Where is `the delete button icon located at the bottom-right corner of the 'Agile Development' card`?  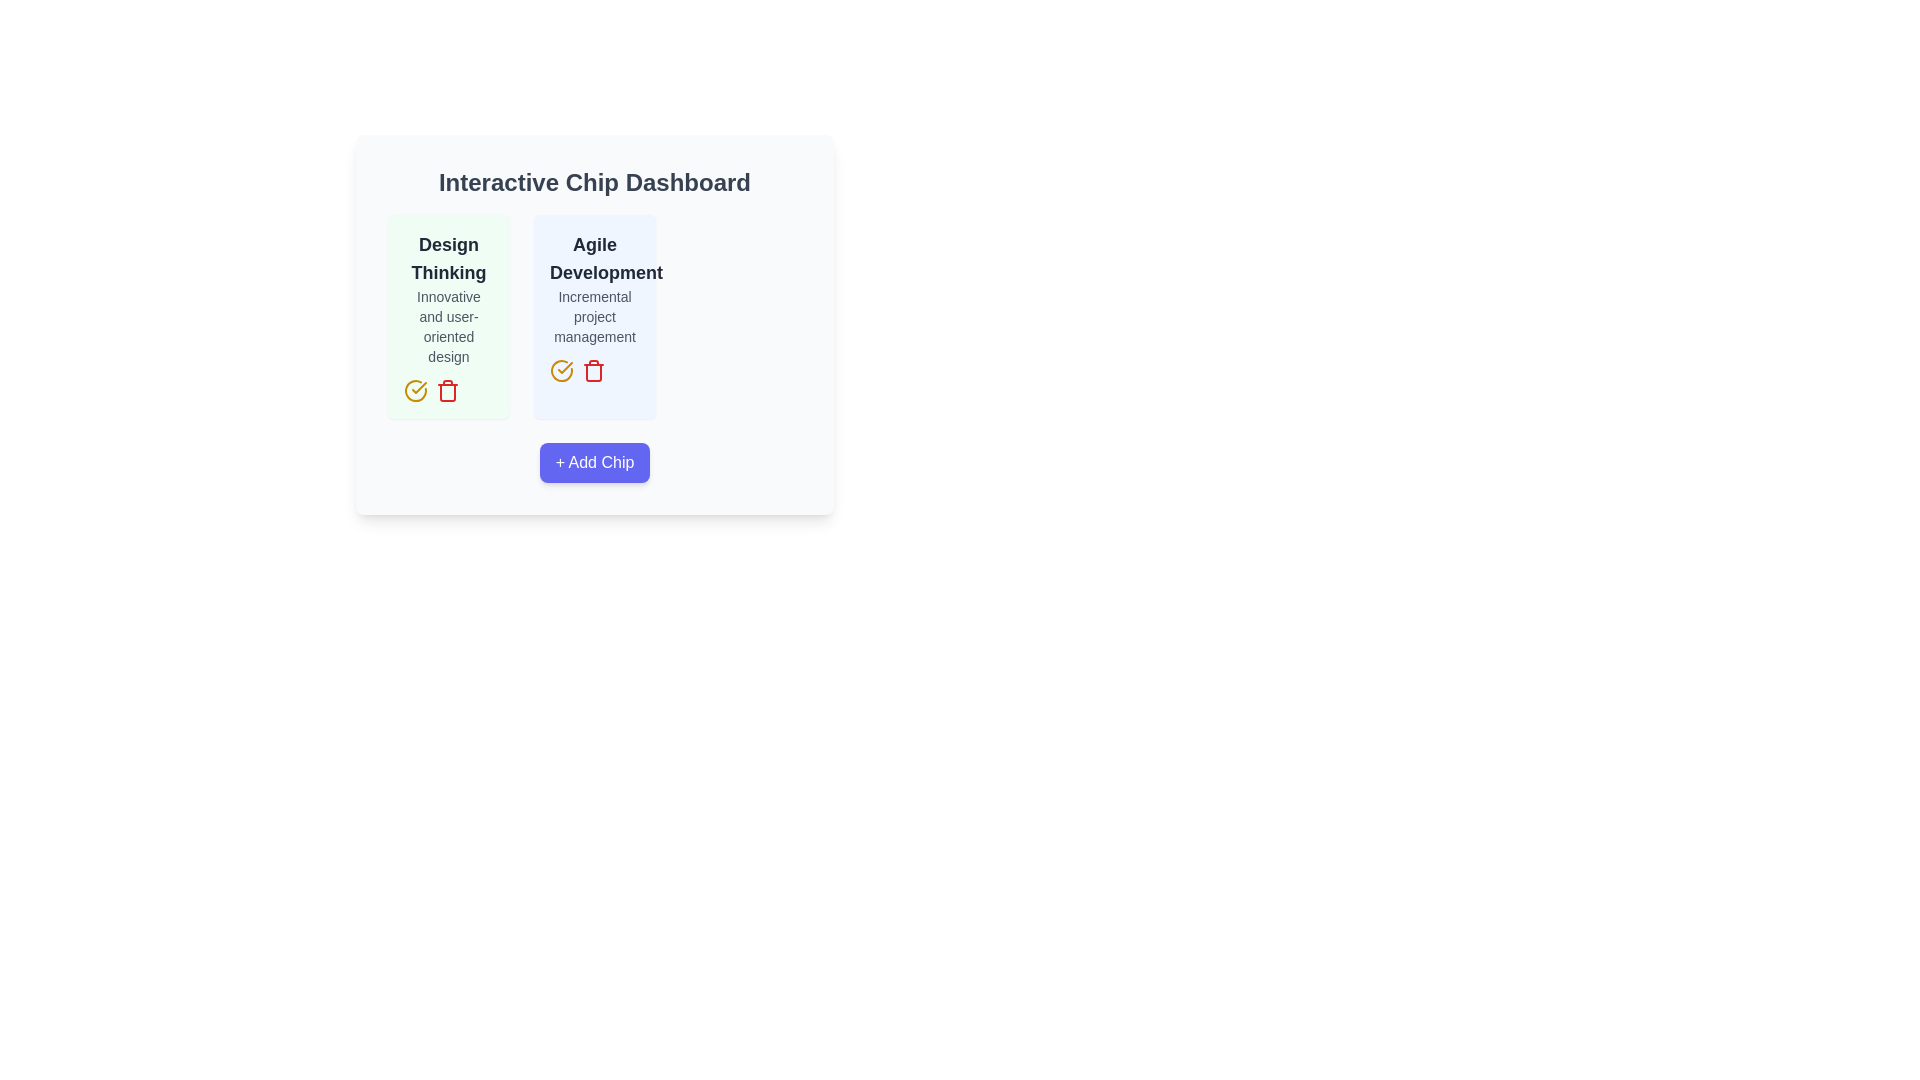 the delete button icon located at the bottom-right corner of the 'Agile Development' card is located at coordinates (593, 370).